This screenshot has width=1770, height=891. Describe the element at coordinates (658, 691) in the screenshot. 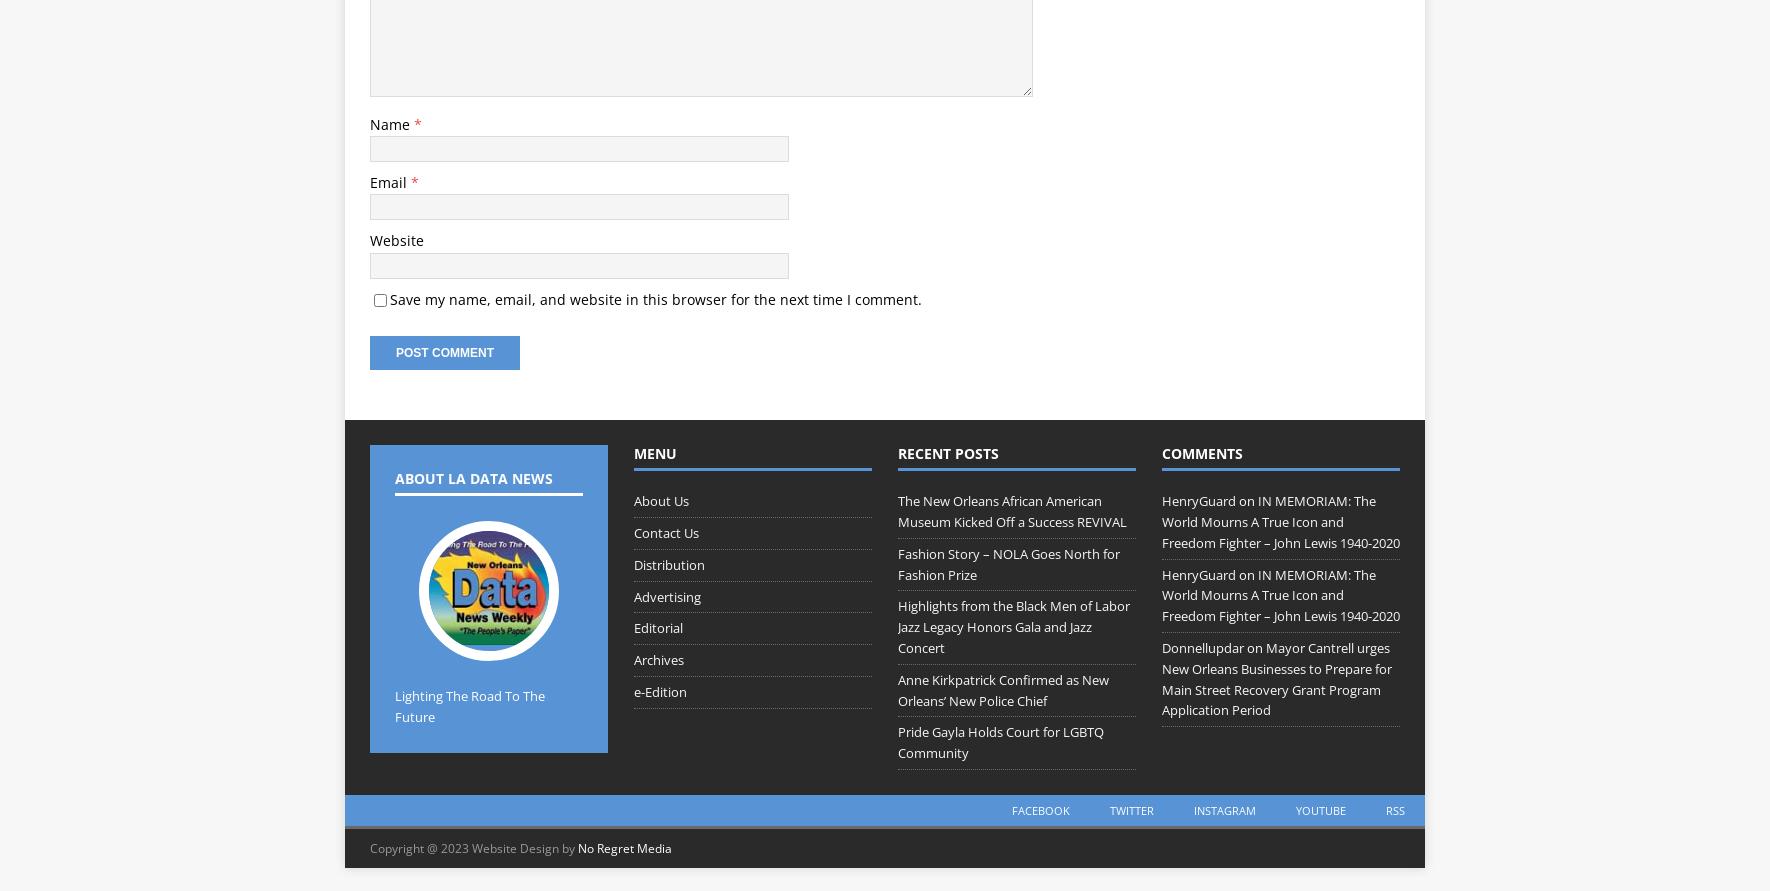

I see `'e-Edition'` at that location.